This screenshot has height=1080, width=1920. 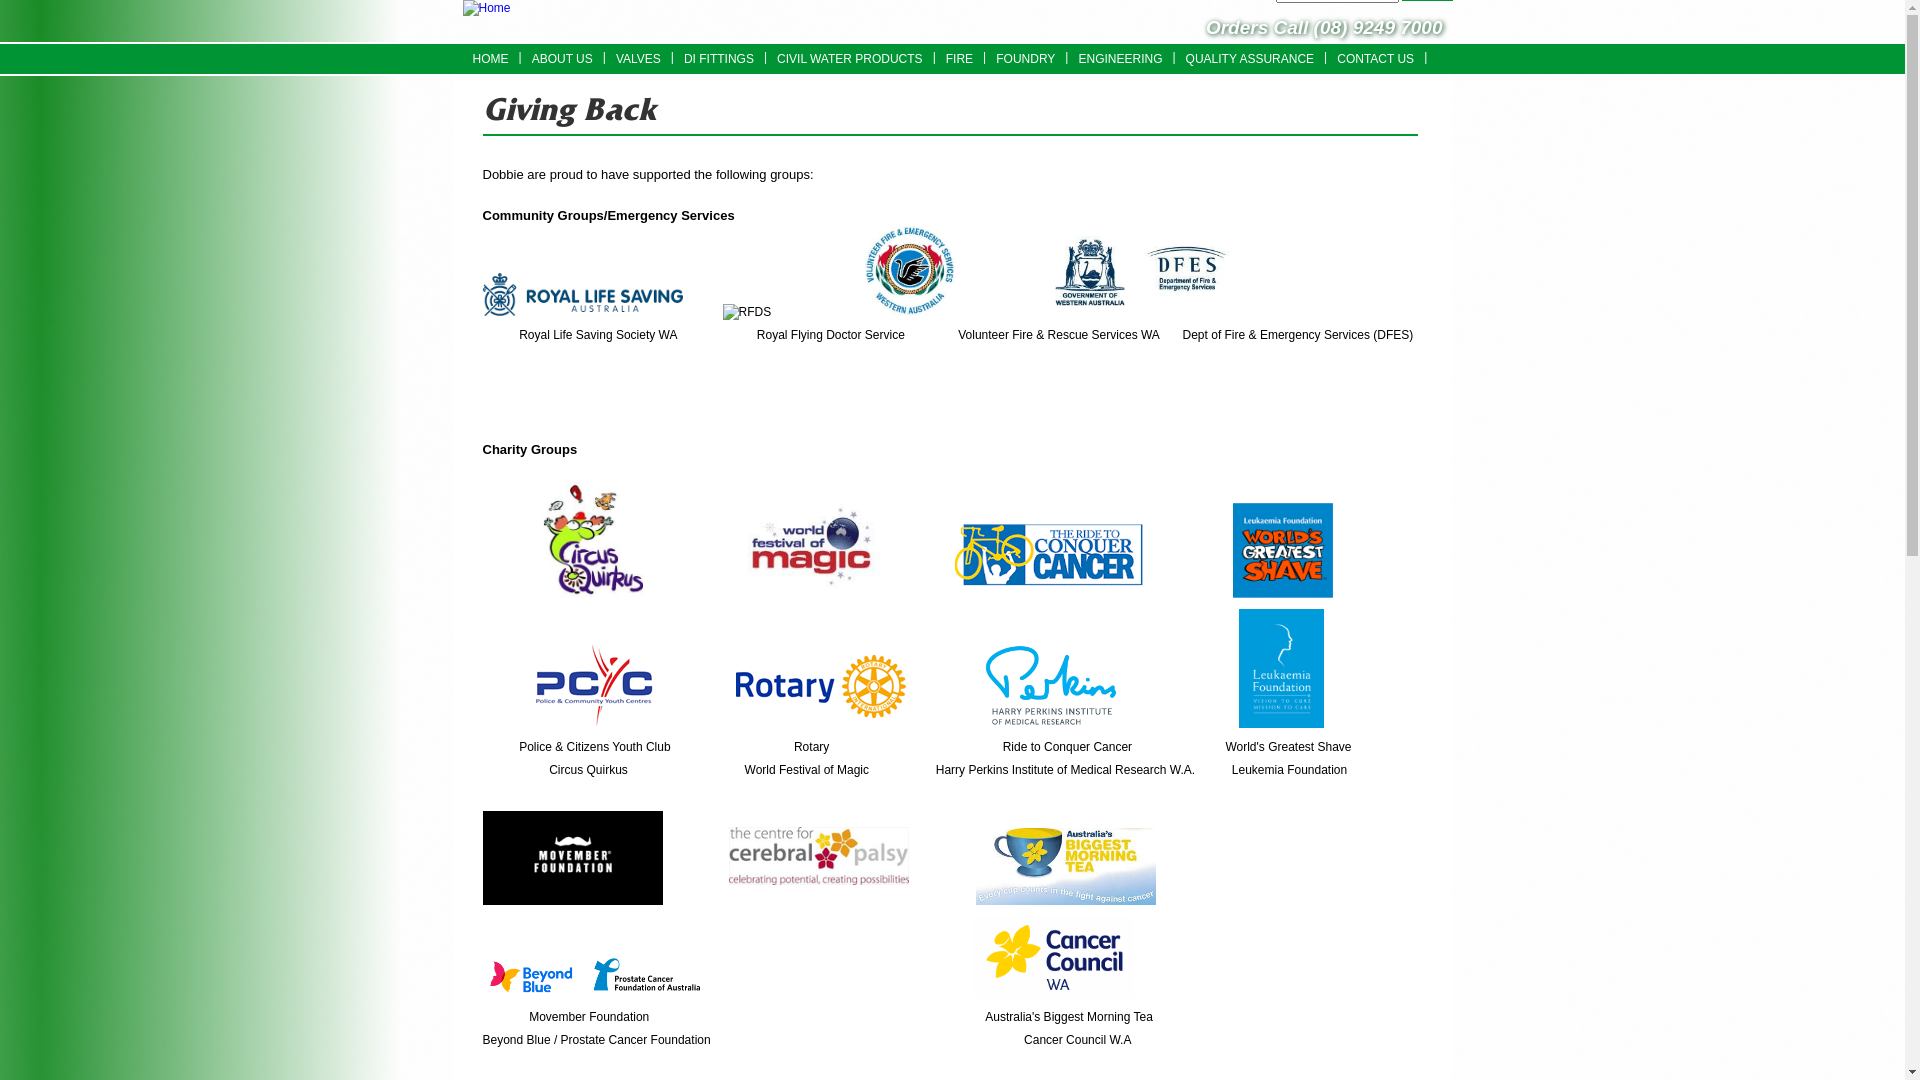 I want to click on 'C Palsy', so click(x=819, y=855).